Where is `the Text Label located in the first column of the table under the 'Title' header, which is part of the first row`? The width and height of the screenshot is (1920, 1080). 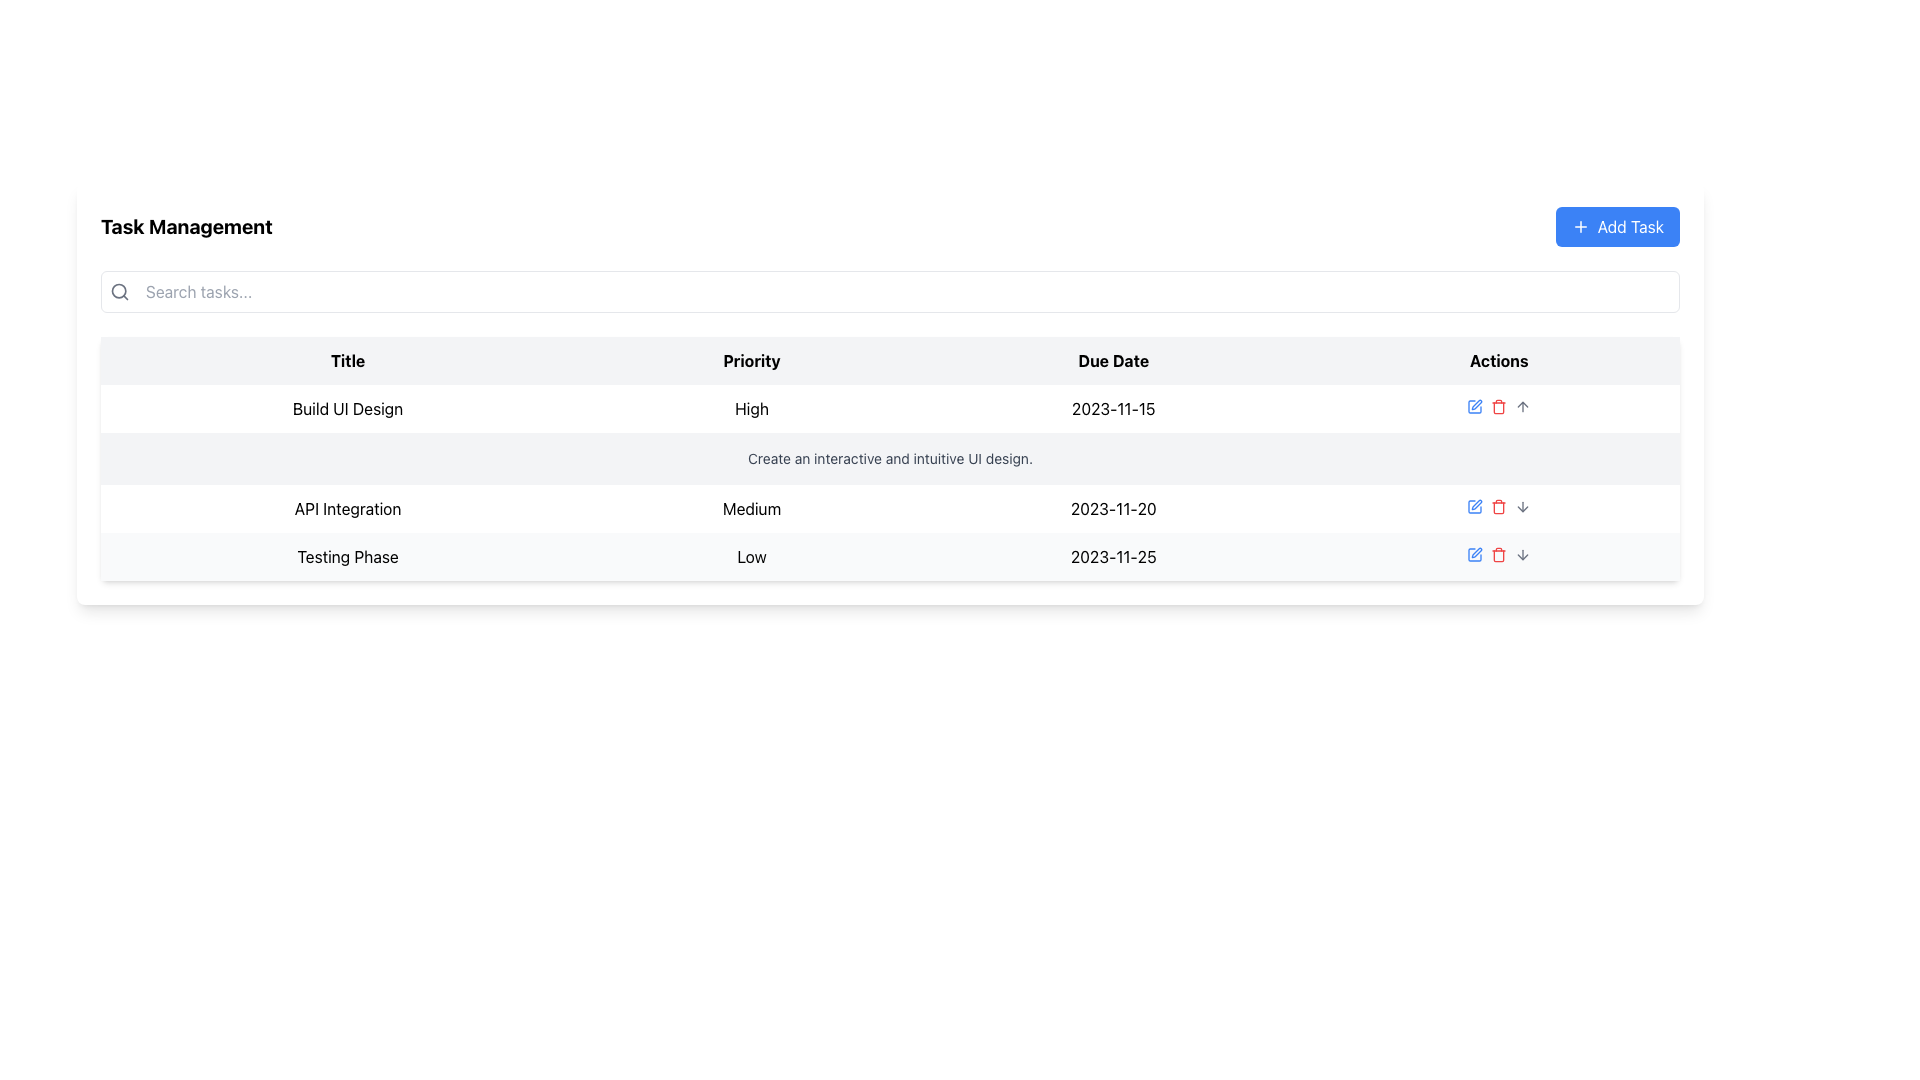
the Text Label located in the first column of the table under the 'Title' header, which is part of the first row is located at coordinates (348, 407).